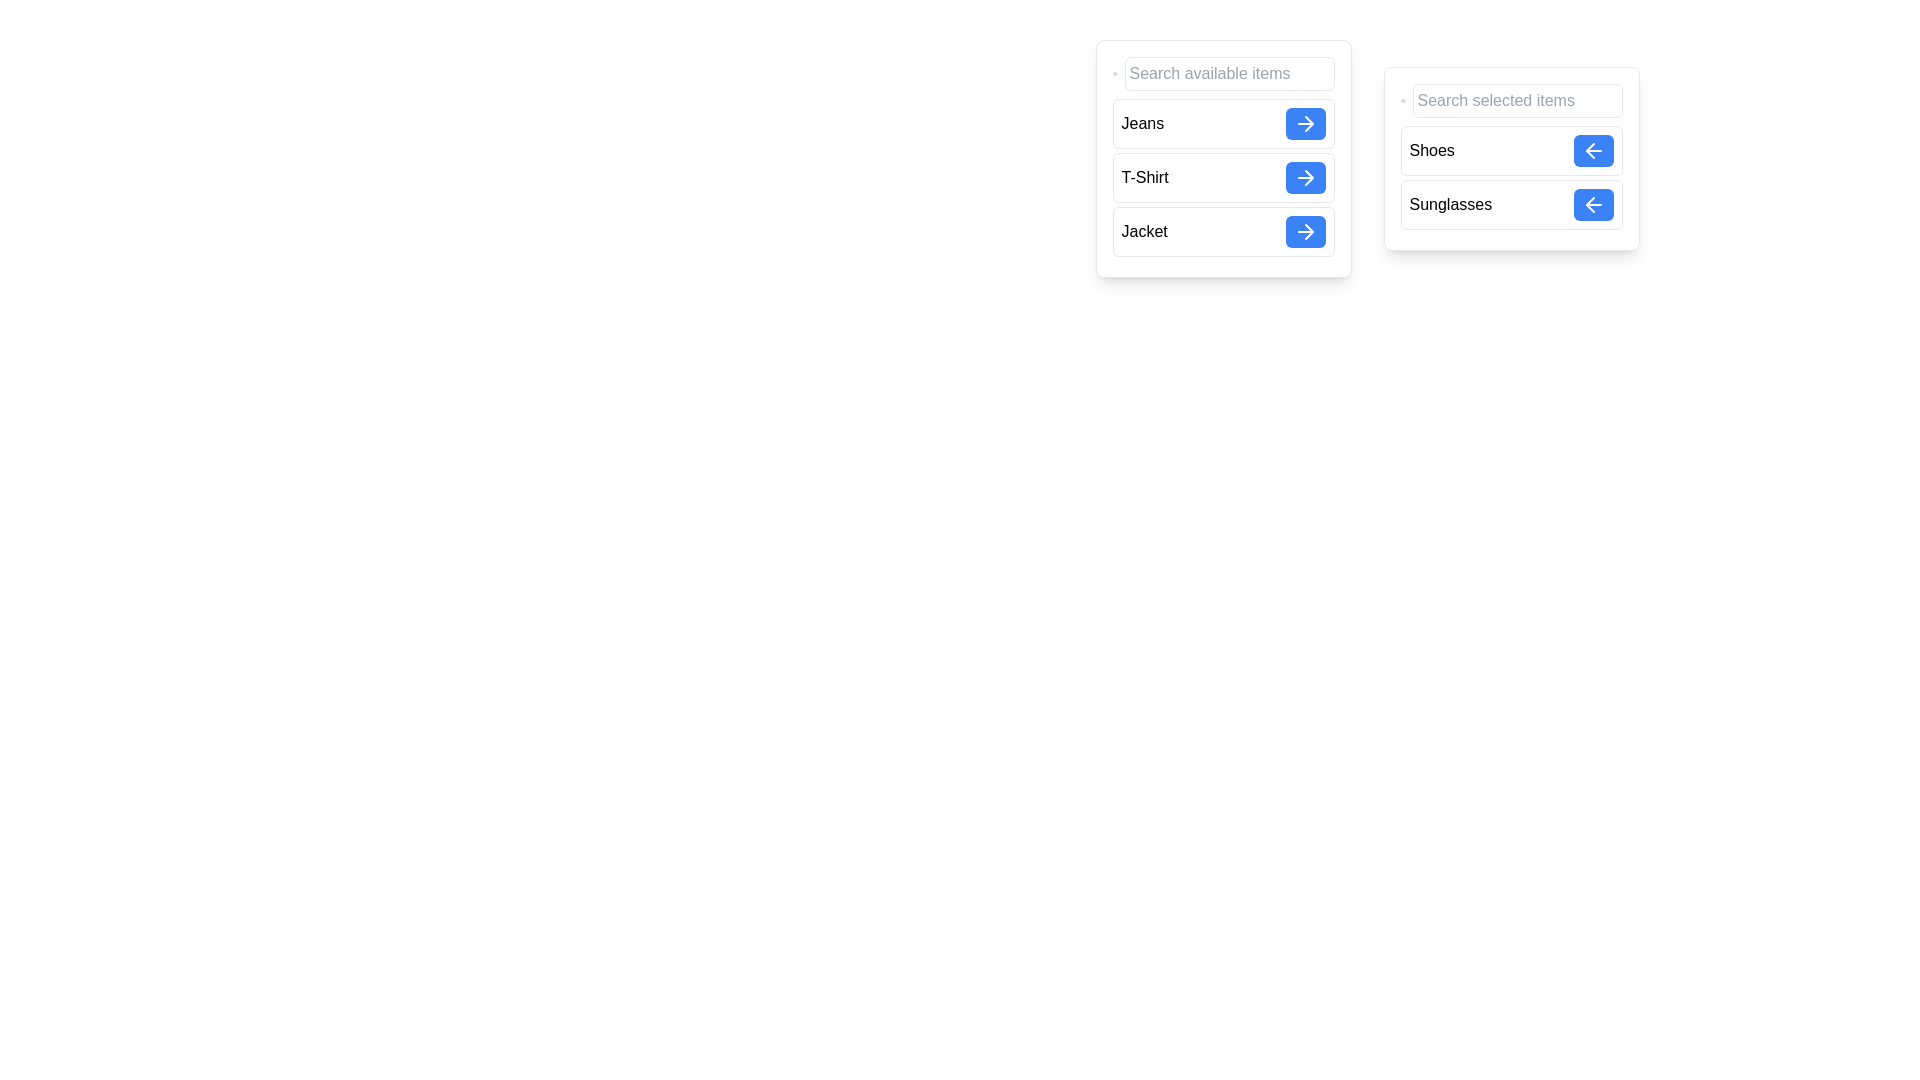  What do you see at coordinates (1305, 230) in the screenshot?
I see `the right-pointing arrow icon button with a blue background located to the far right of the 'Jacket' item in the 'Search available items' section` at bounding box center [1305, 230].